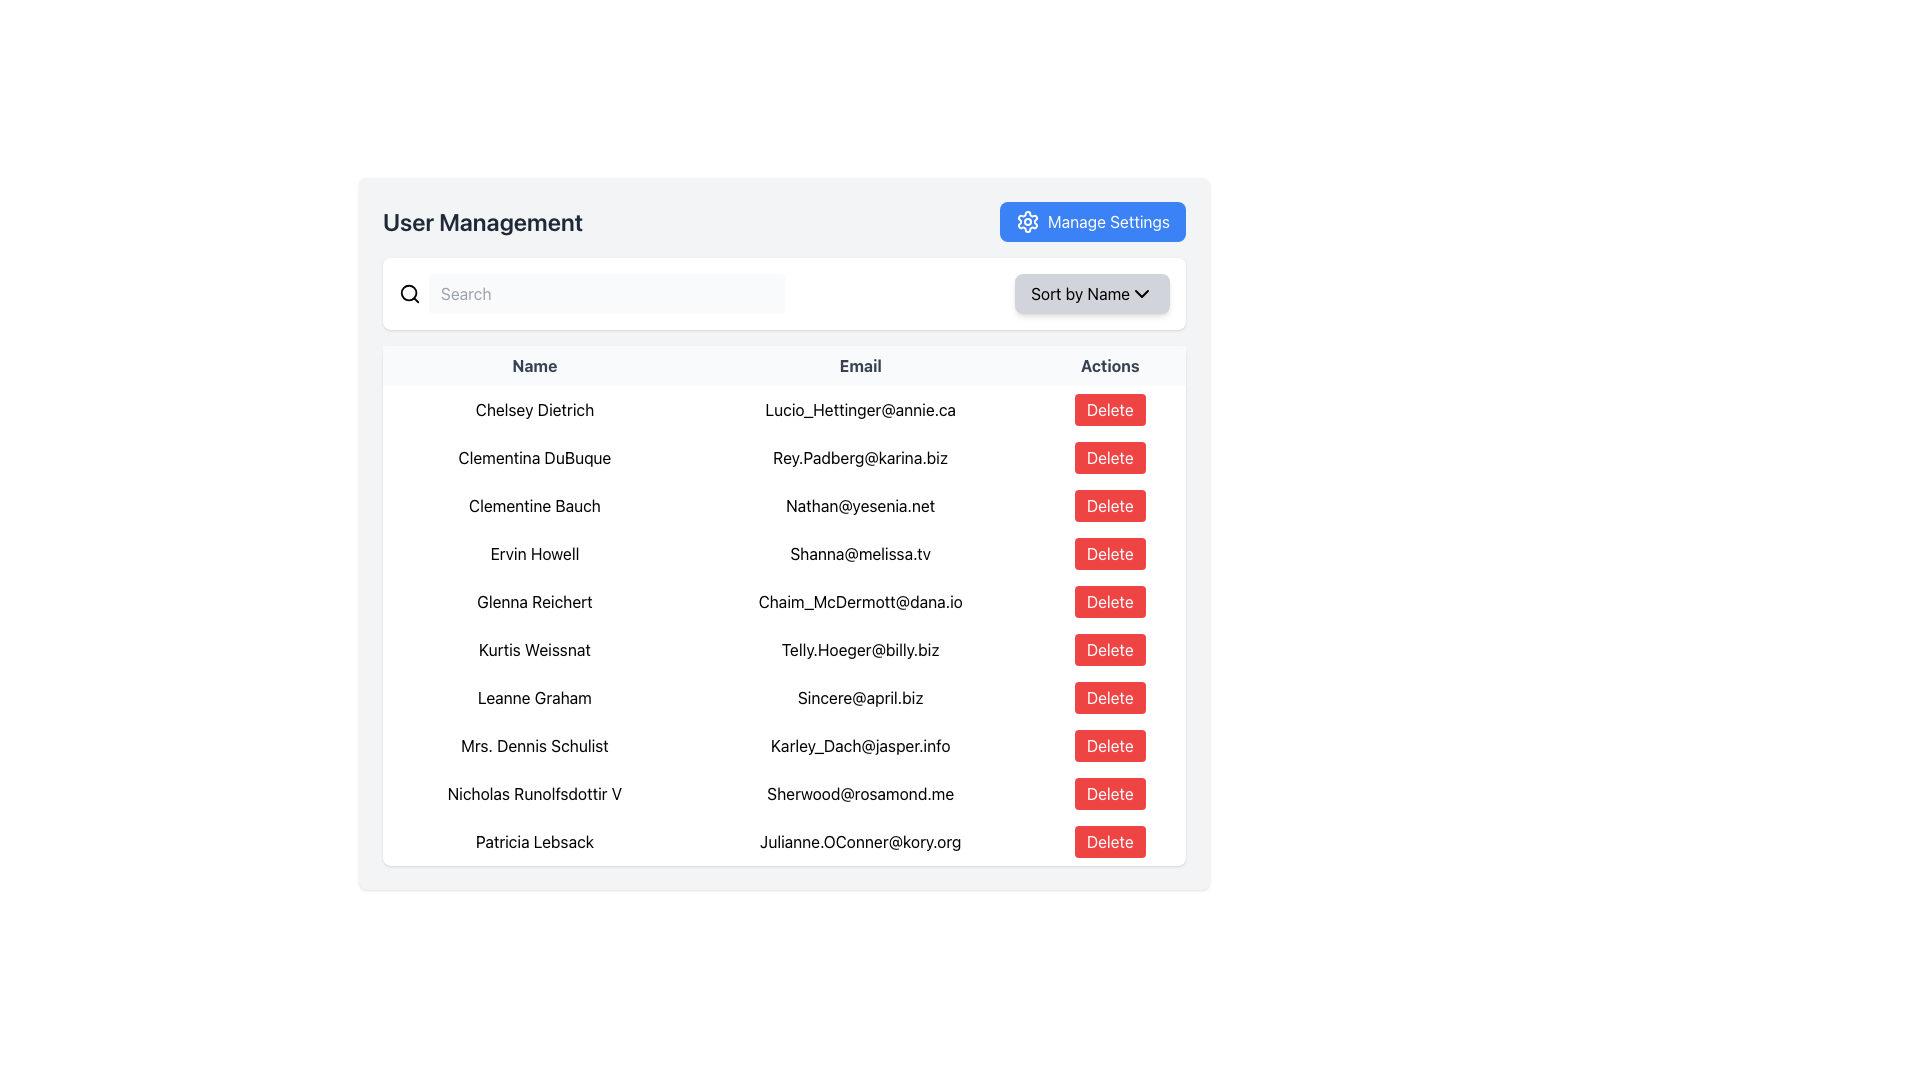 Image resolution: width=1920 pixels, height=1080 pixels. What do you see at coordinates (534, 793) in the screenshot?
I see `the Static Text element displaying the user's name, located in the 'Name' column of a table, situated between 'Mrs. Dennis Schulist' and 'Patricia Lebsack', left of the email address 'Sherwood@rosamond.me'` at bounding box center [534, 793].